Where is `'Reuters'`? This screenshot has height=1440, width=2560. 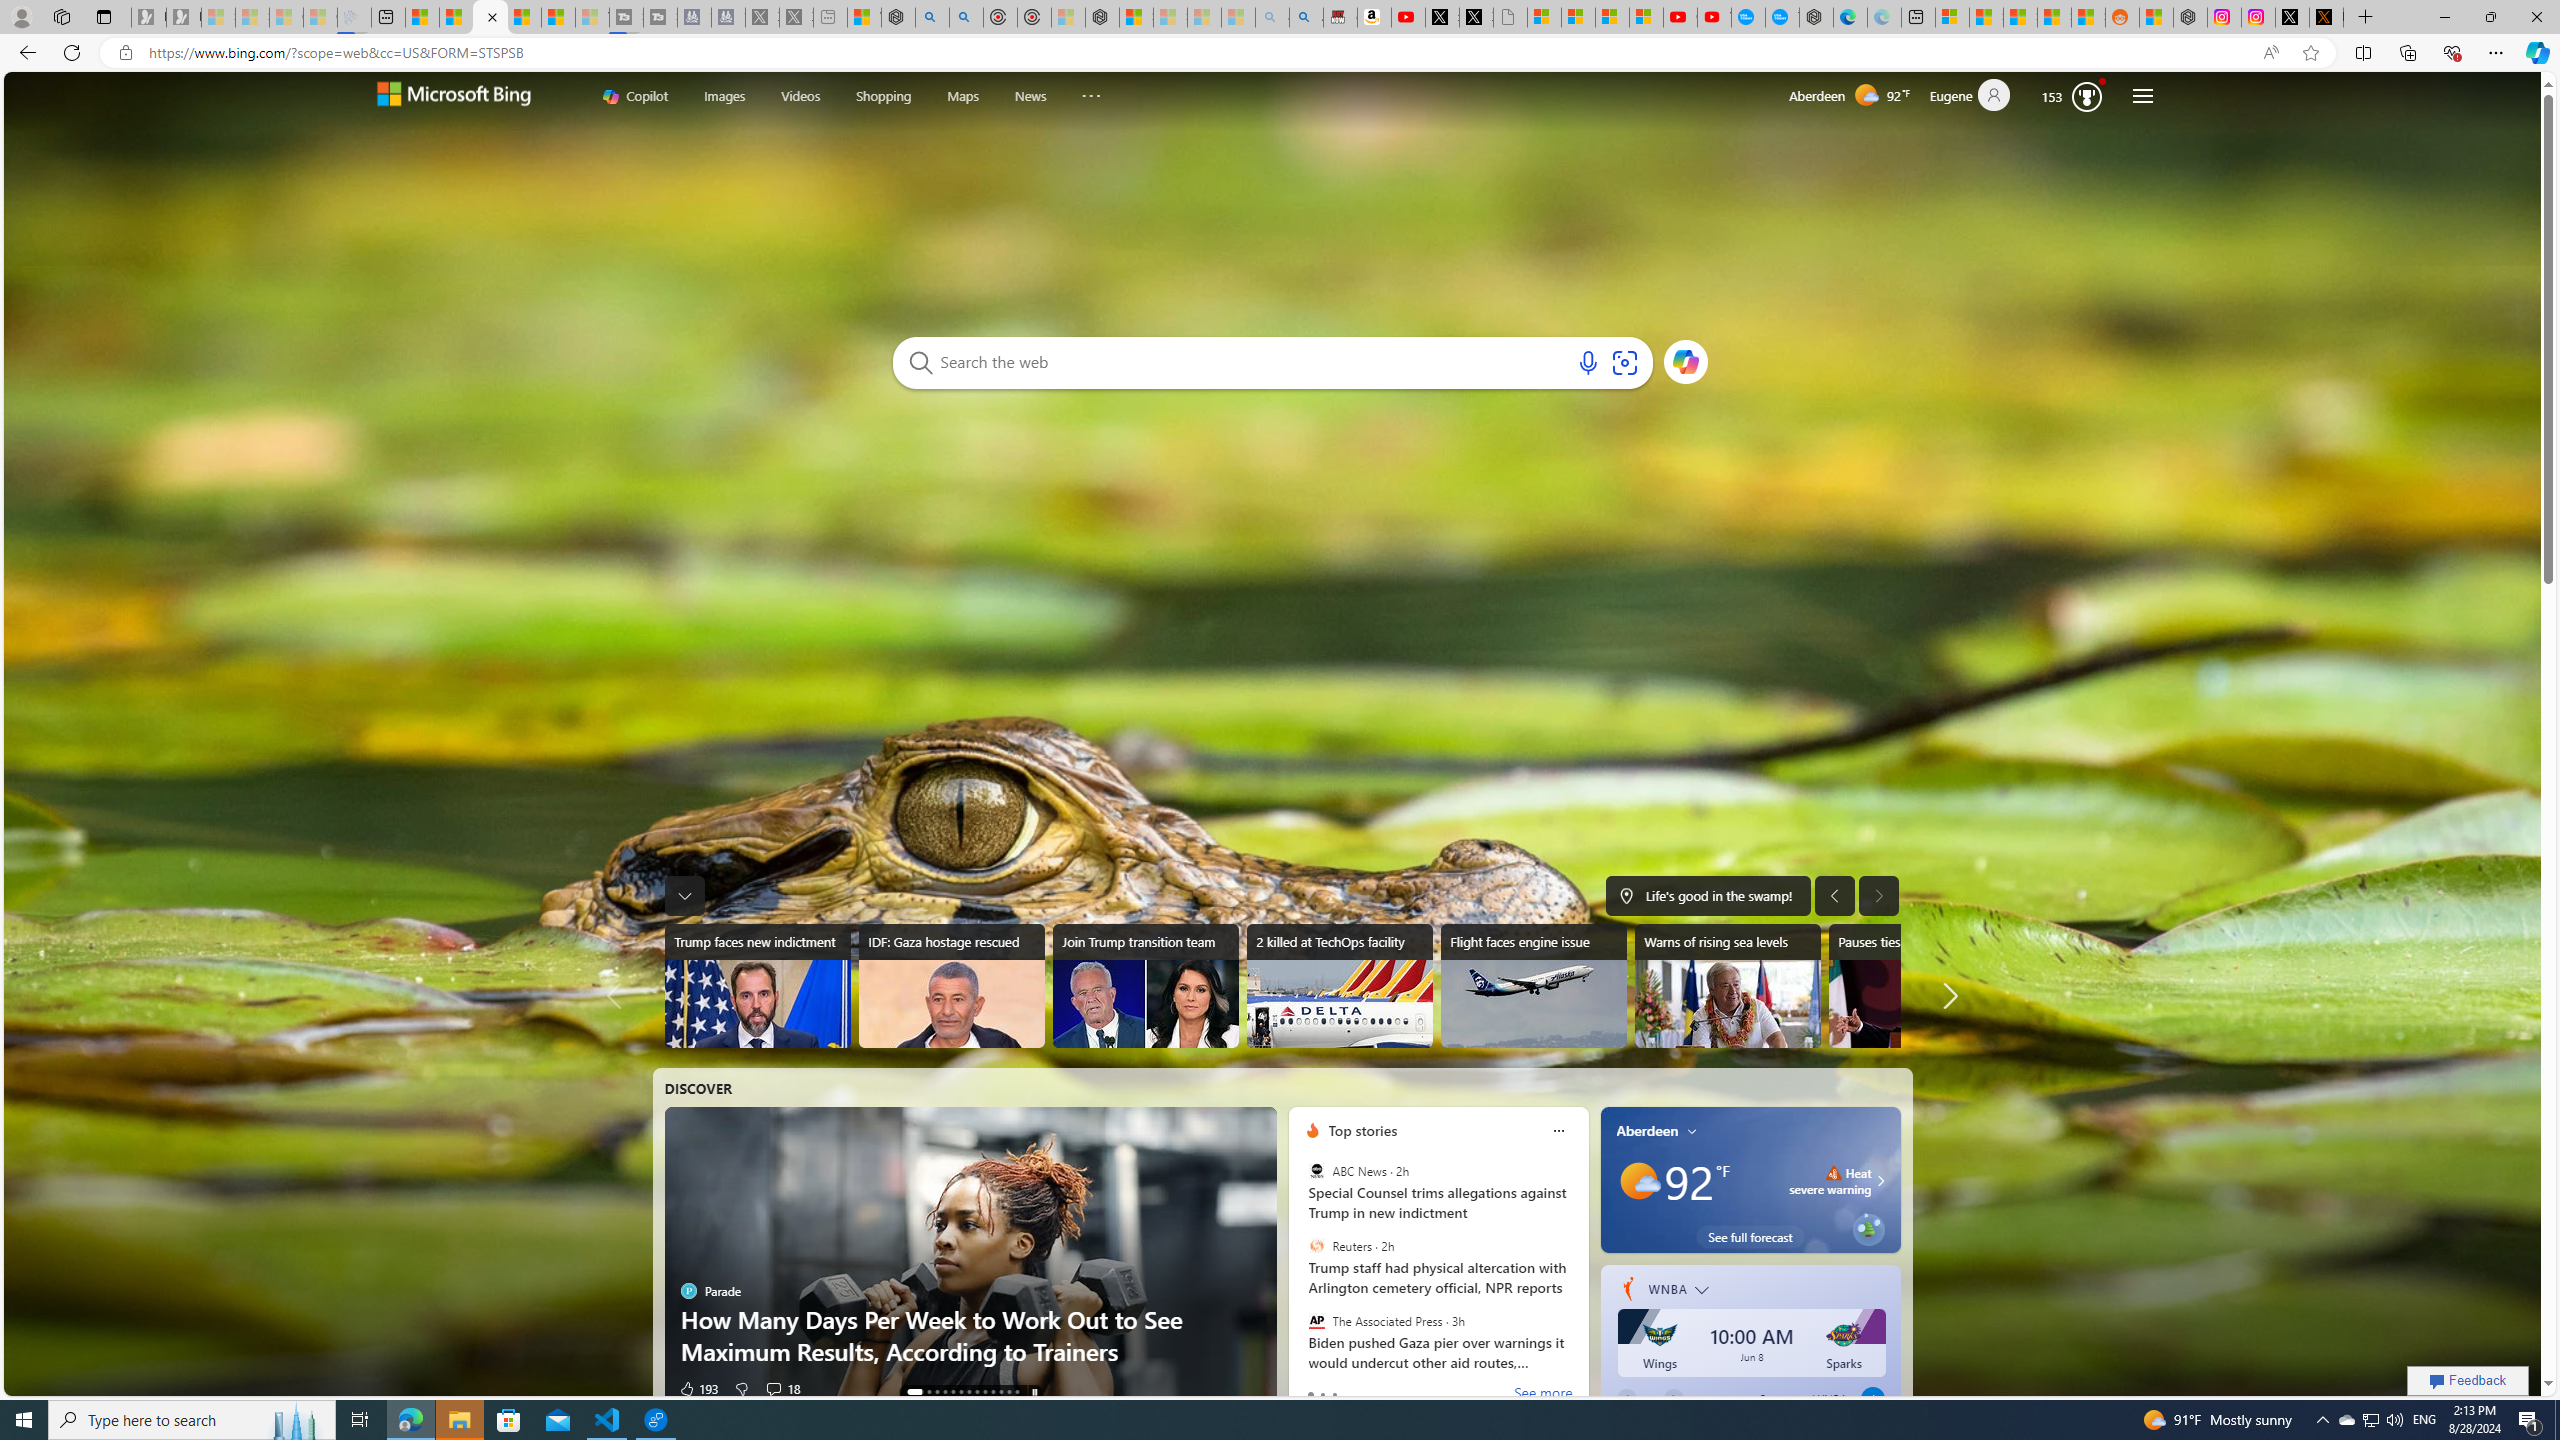 'Reuters' is located at coordinates (1316, 1246).